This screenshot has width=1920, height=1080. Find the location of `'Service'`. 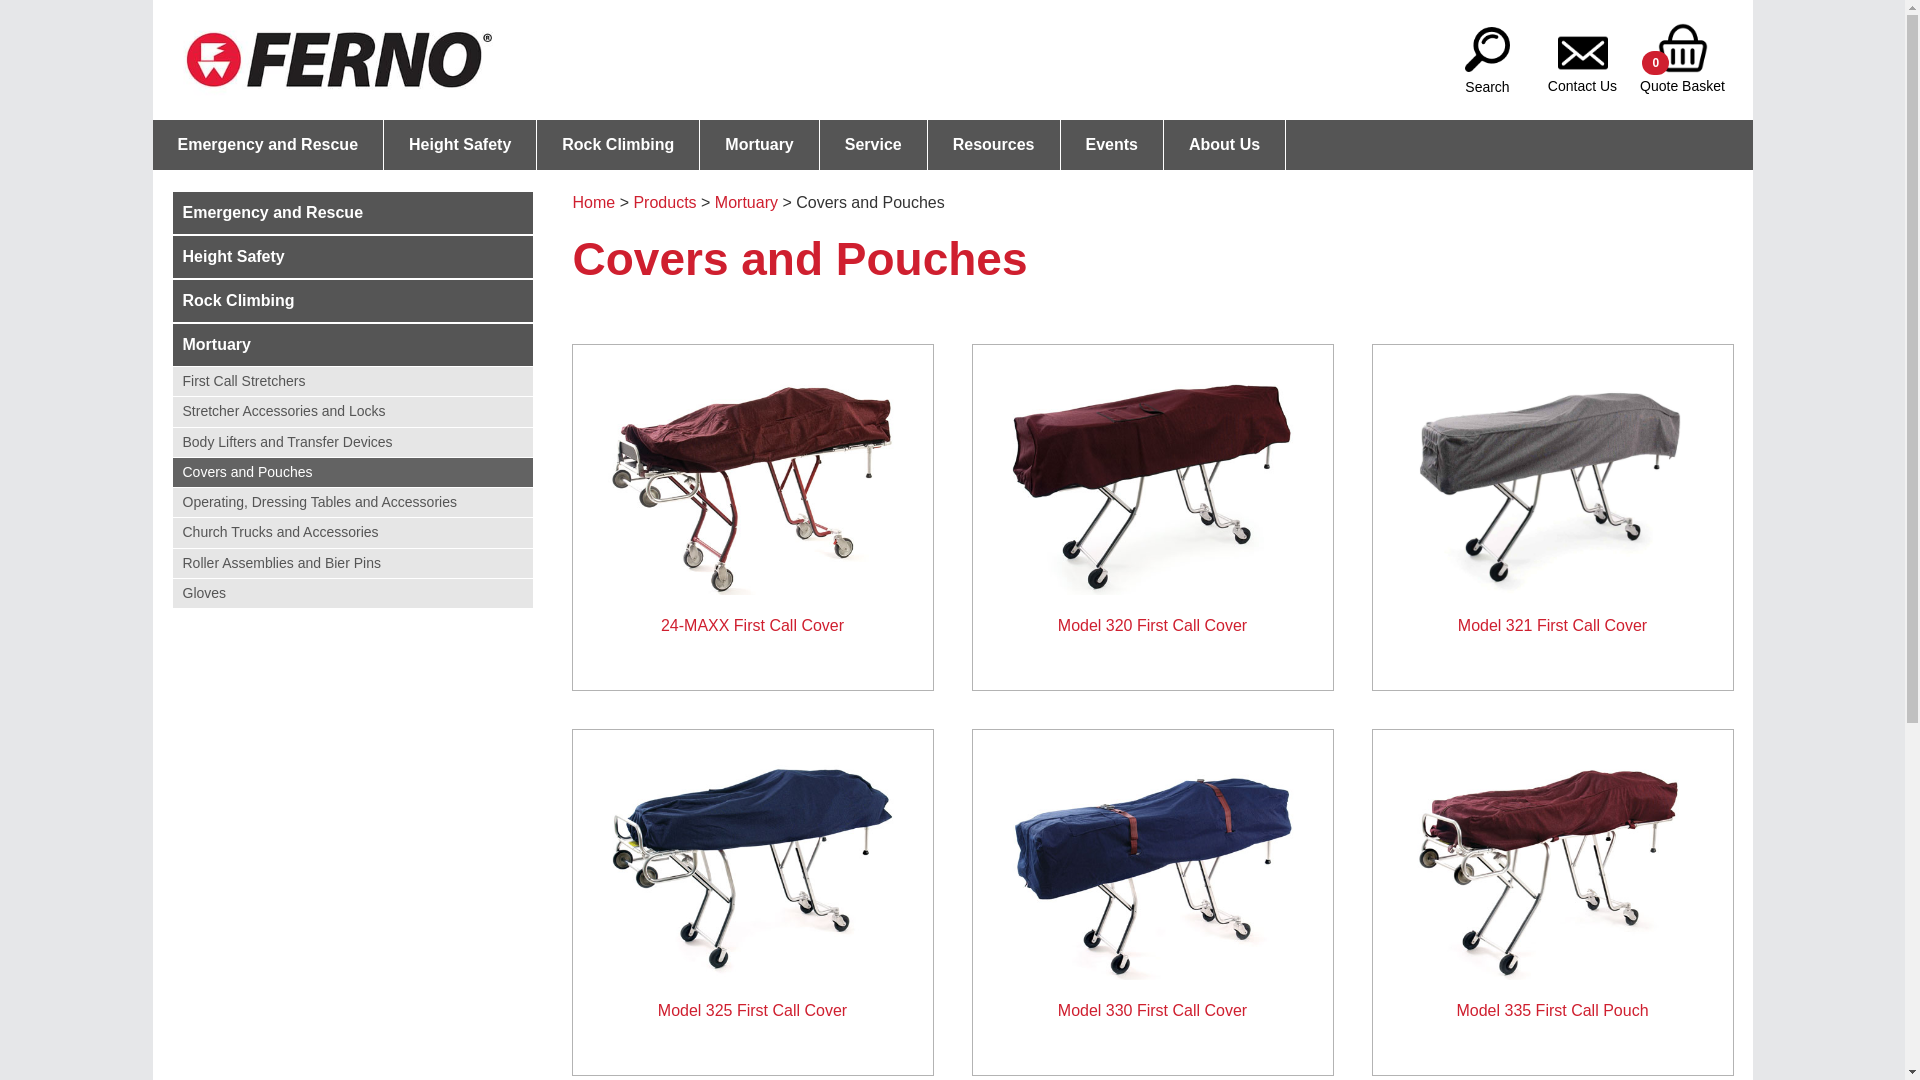

'Service' is located at coordinates (873, 144).